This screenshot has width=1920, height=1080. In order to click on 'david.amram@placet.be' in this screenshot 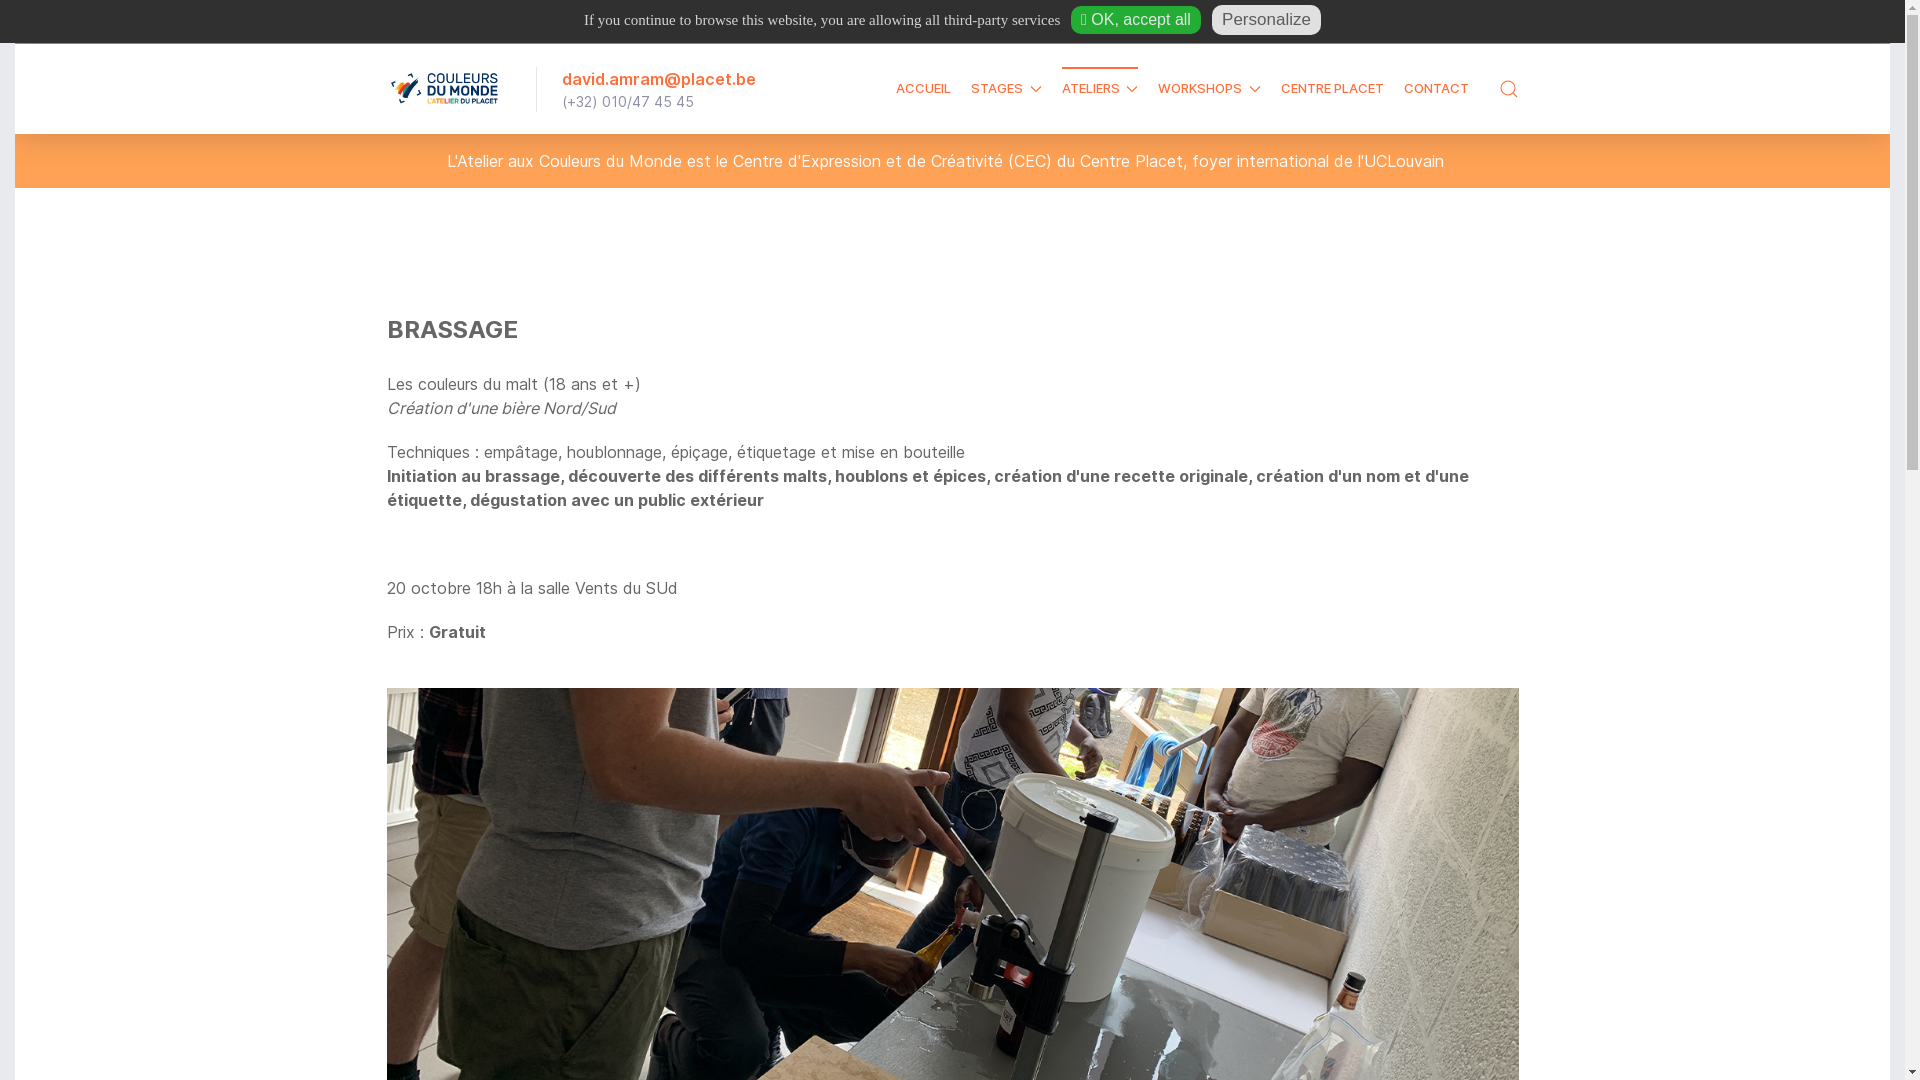, I will do `click(658, 76)`.